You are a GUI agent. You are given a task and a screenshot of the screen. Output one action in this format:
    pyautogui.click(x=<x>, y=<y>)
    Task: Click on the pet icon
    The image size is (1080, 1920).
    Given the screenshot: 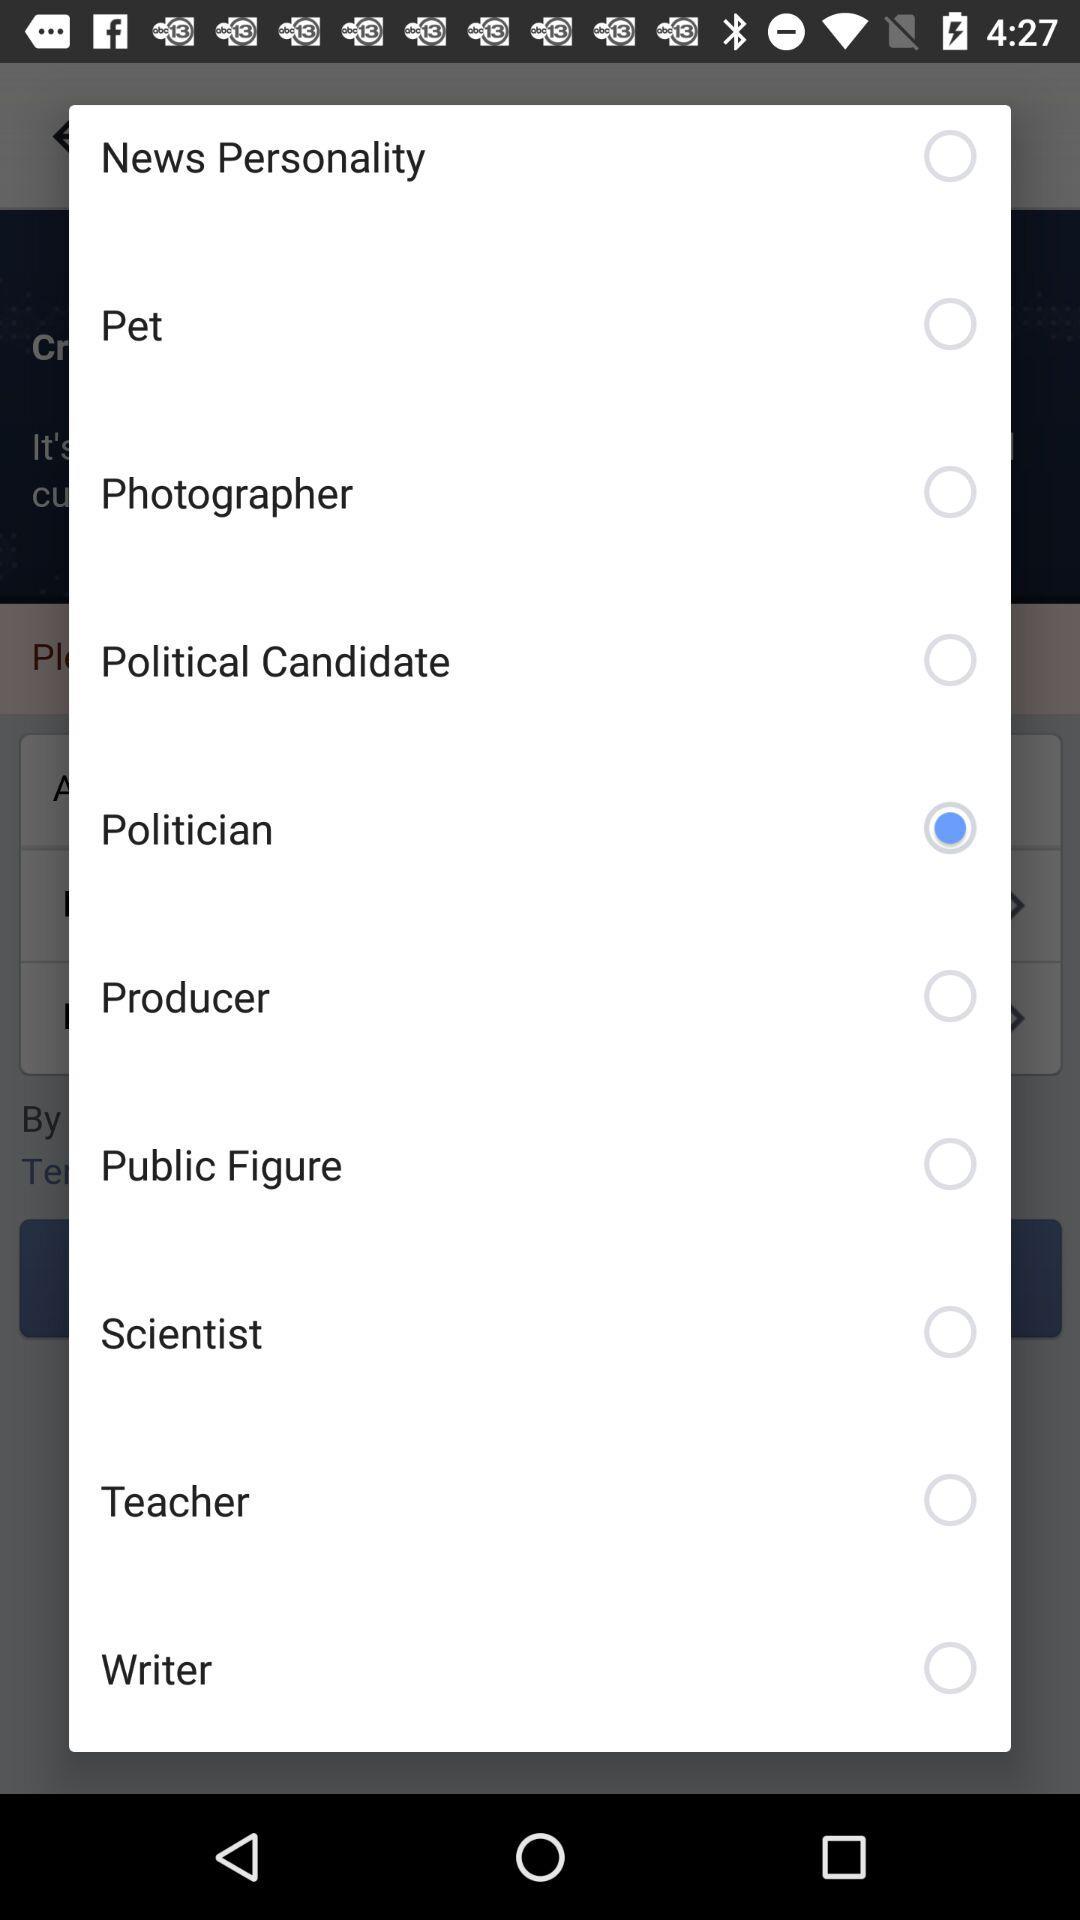 What is the action you would take?
    pyautogui.click(x=540, y=324)
    